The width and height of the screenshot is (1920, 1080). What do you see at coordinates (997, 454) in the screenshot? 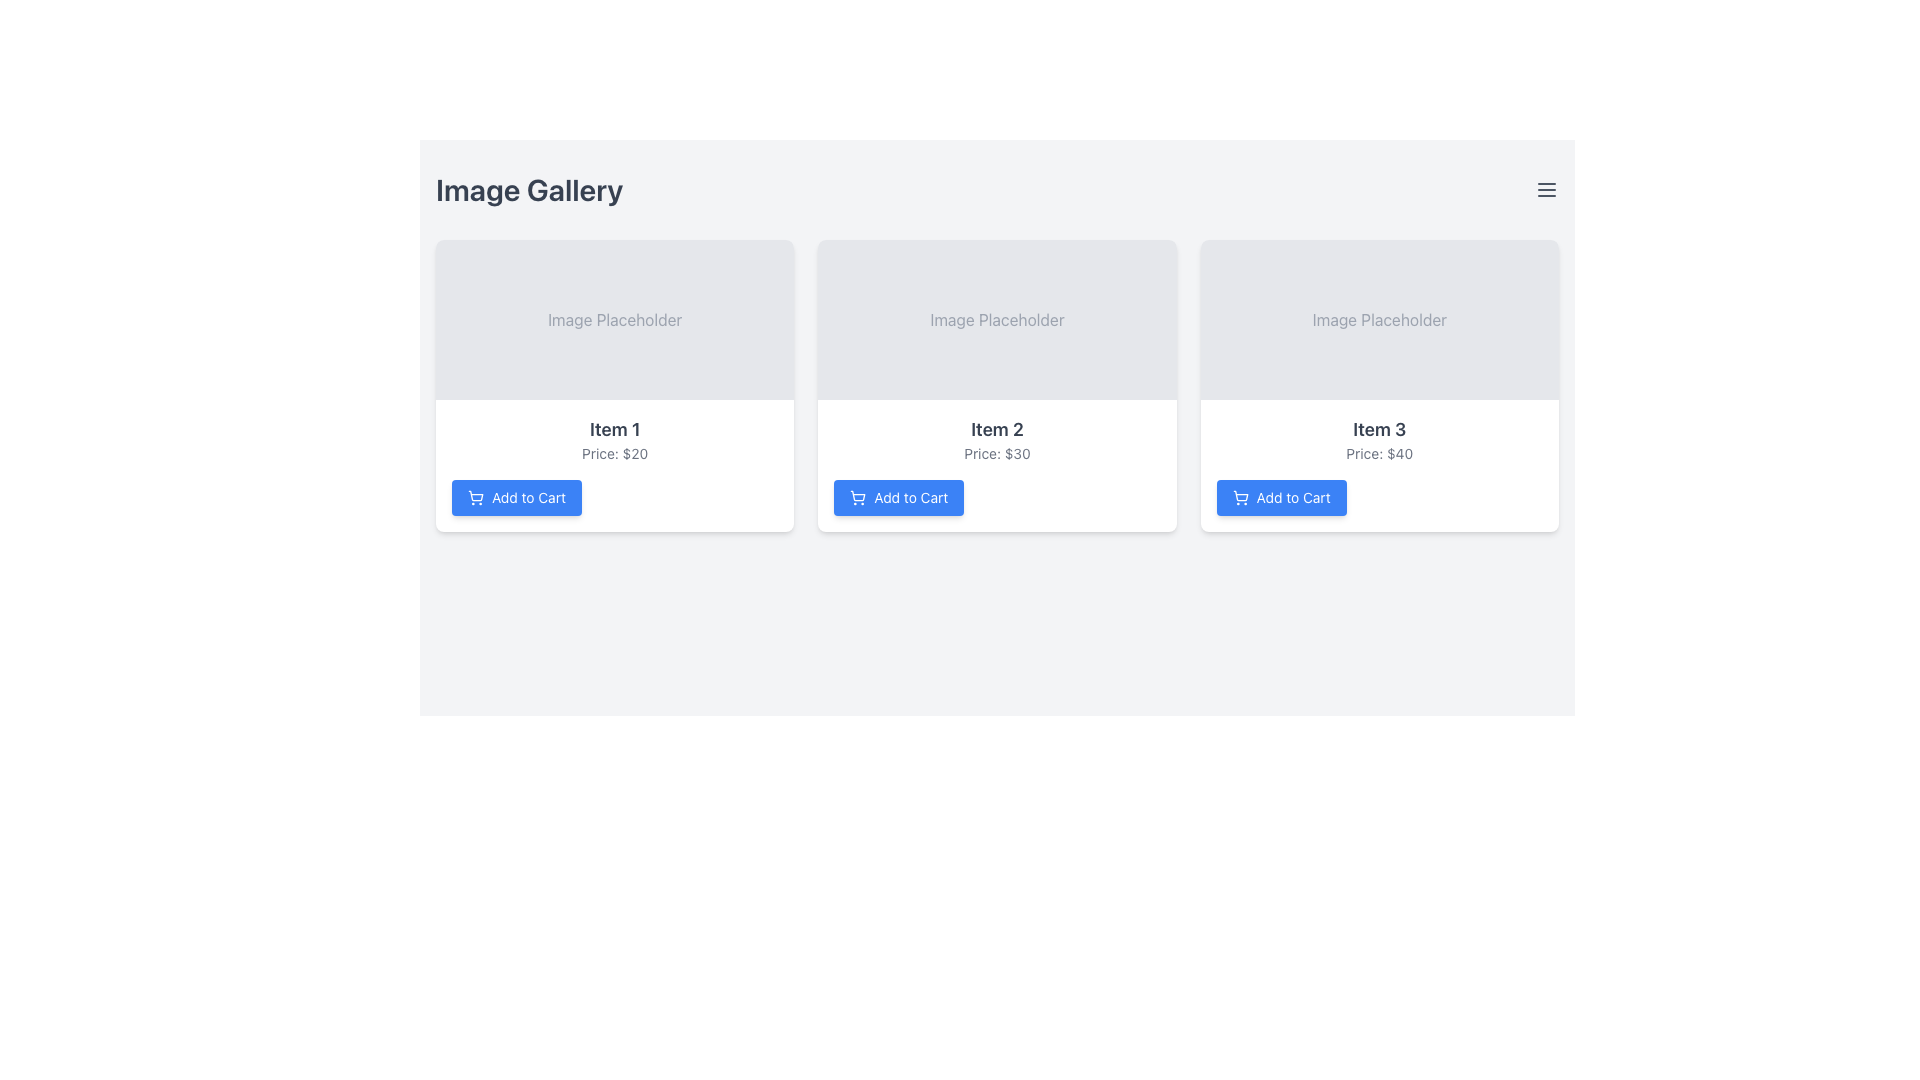
I see `the Text Label displaying the price information for 'Item 2', which is located below the title and above the 'Add to Cart' button` at bounding box center [997, 454].